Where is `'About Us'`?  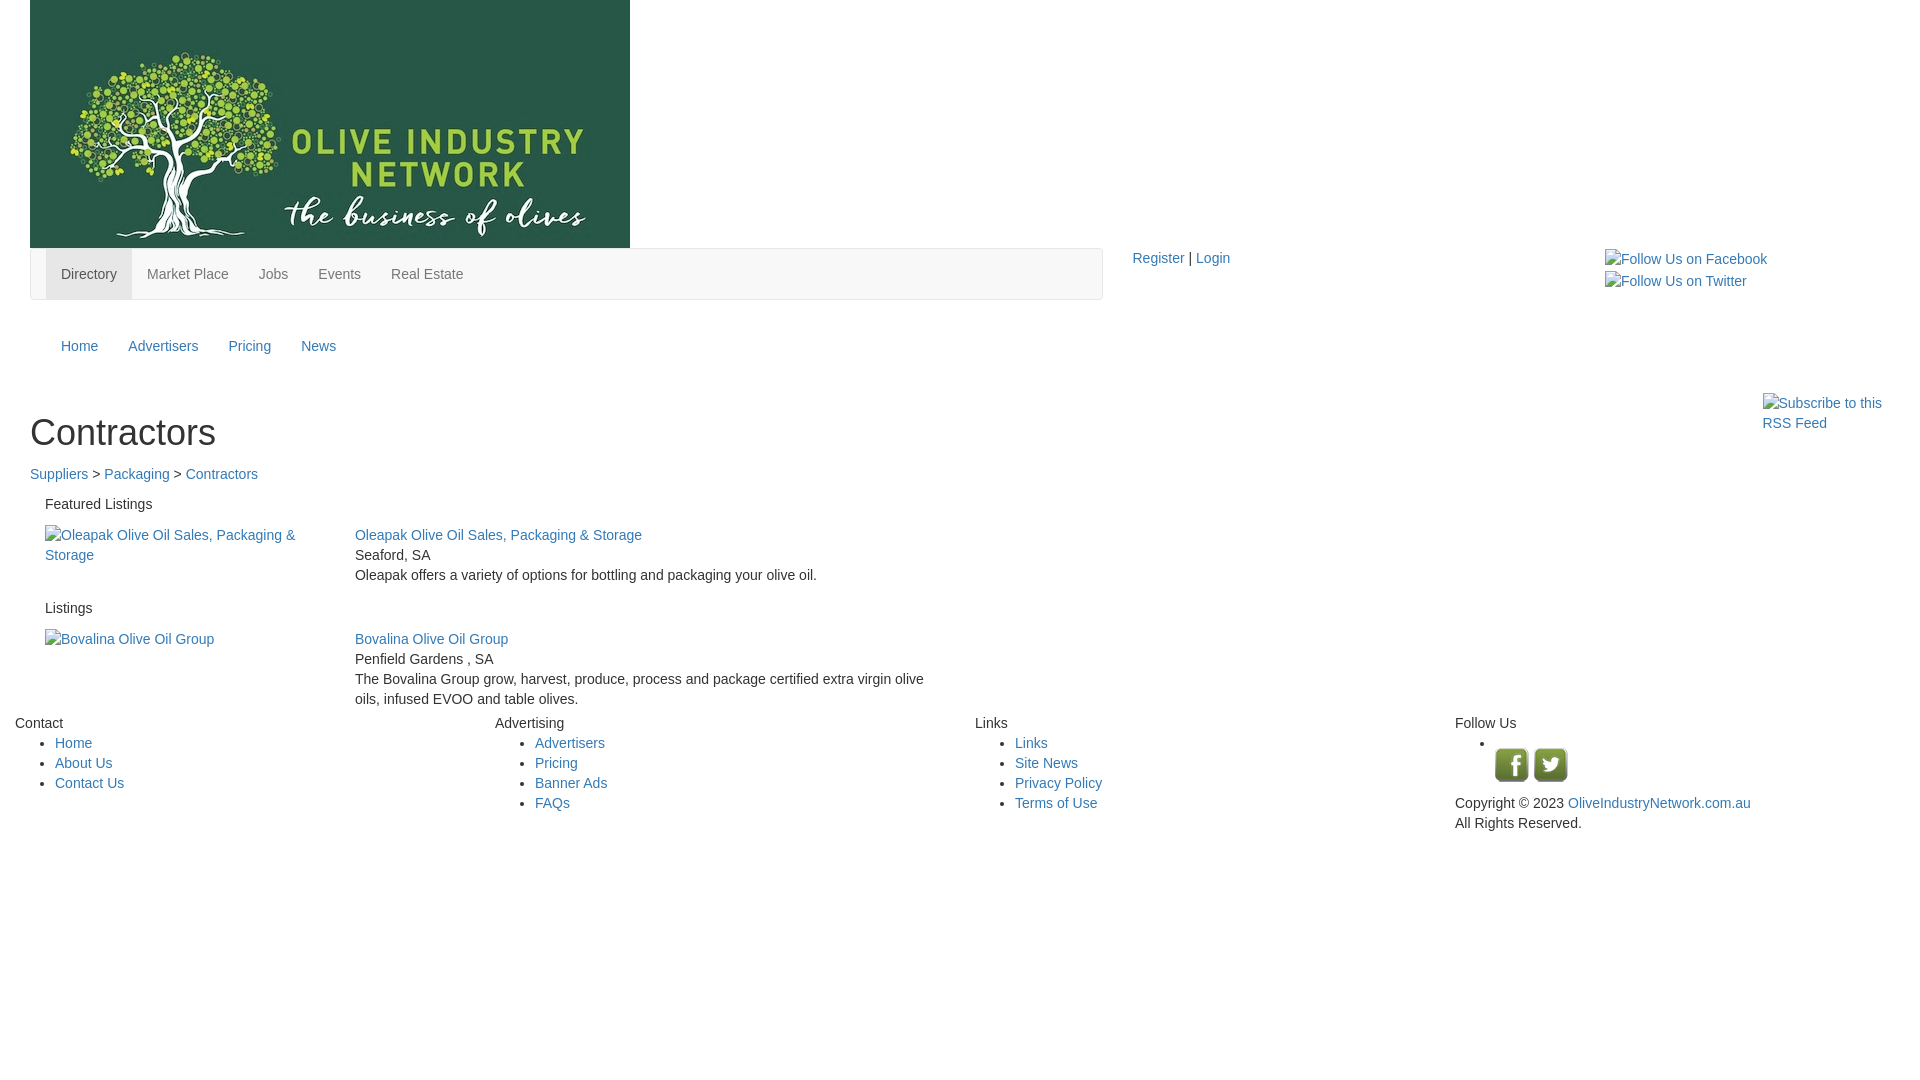
'About Us' is located at coordinates (82, 763).